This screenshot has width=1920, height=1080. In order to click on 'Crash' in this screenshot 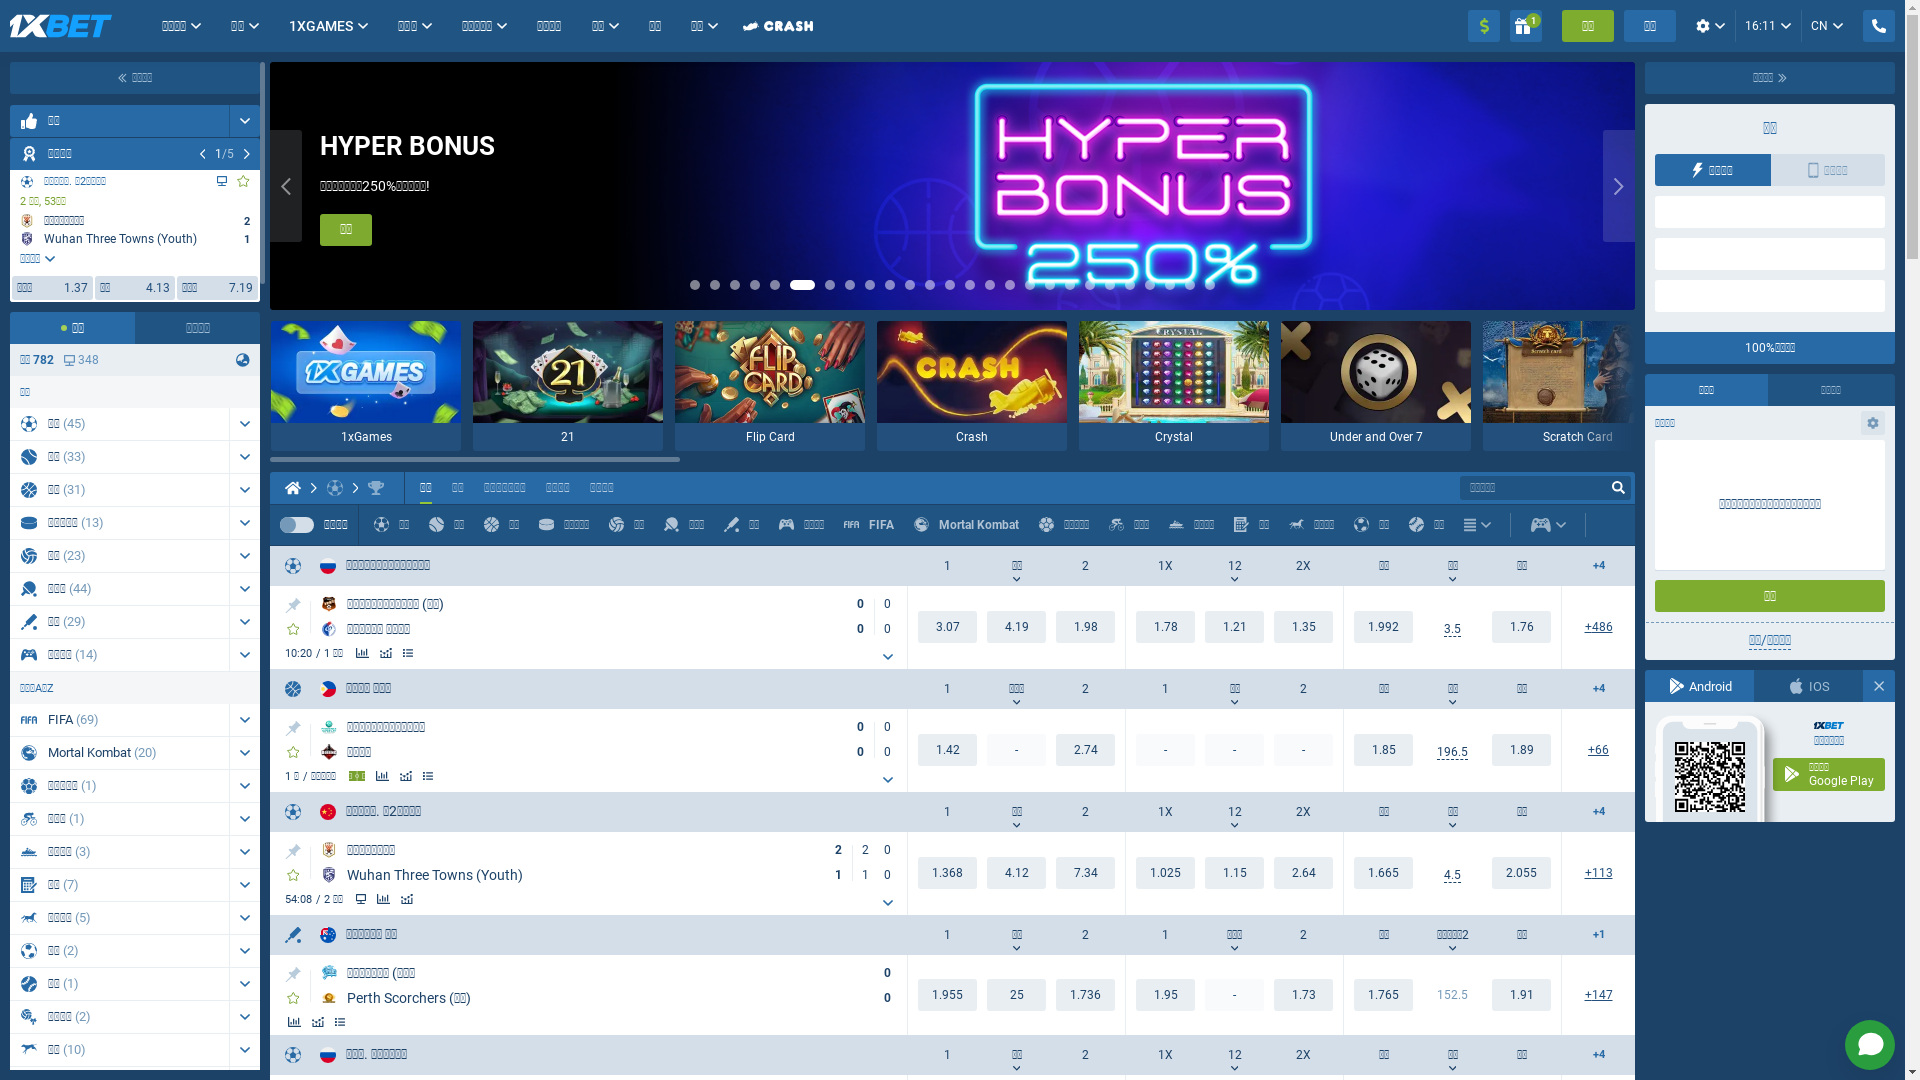, I will do `click(971, 385)`.